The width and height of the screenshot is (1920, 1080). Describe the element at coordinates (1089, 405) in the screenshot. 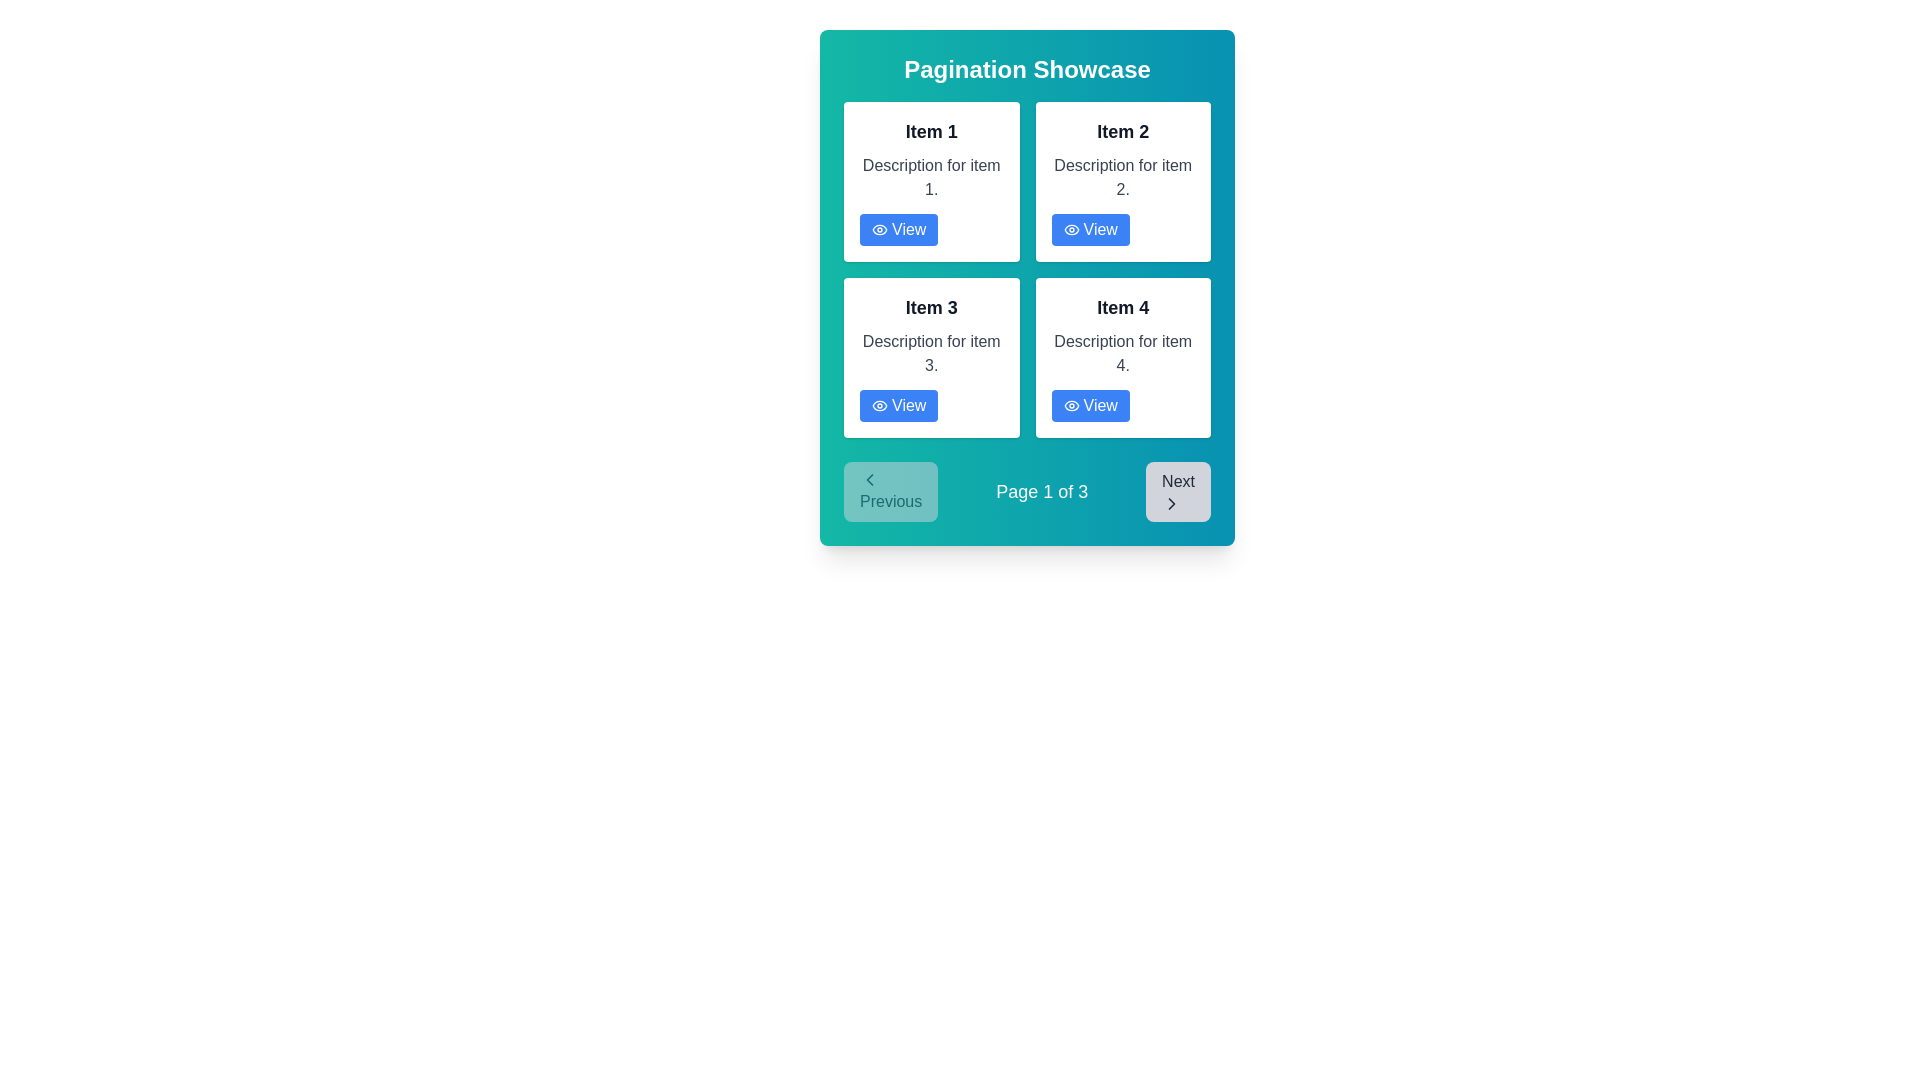

I see `the button located at the bottom of the item card labeled 'Item 4' to observe hover effects` at that location.